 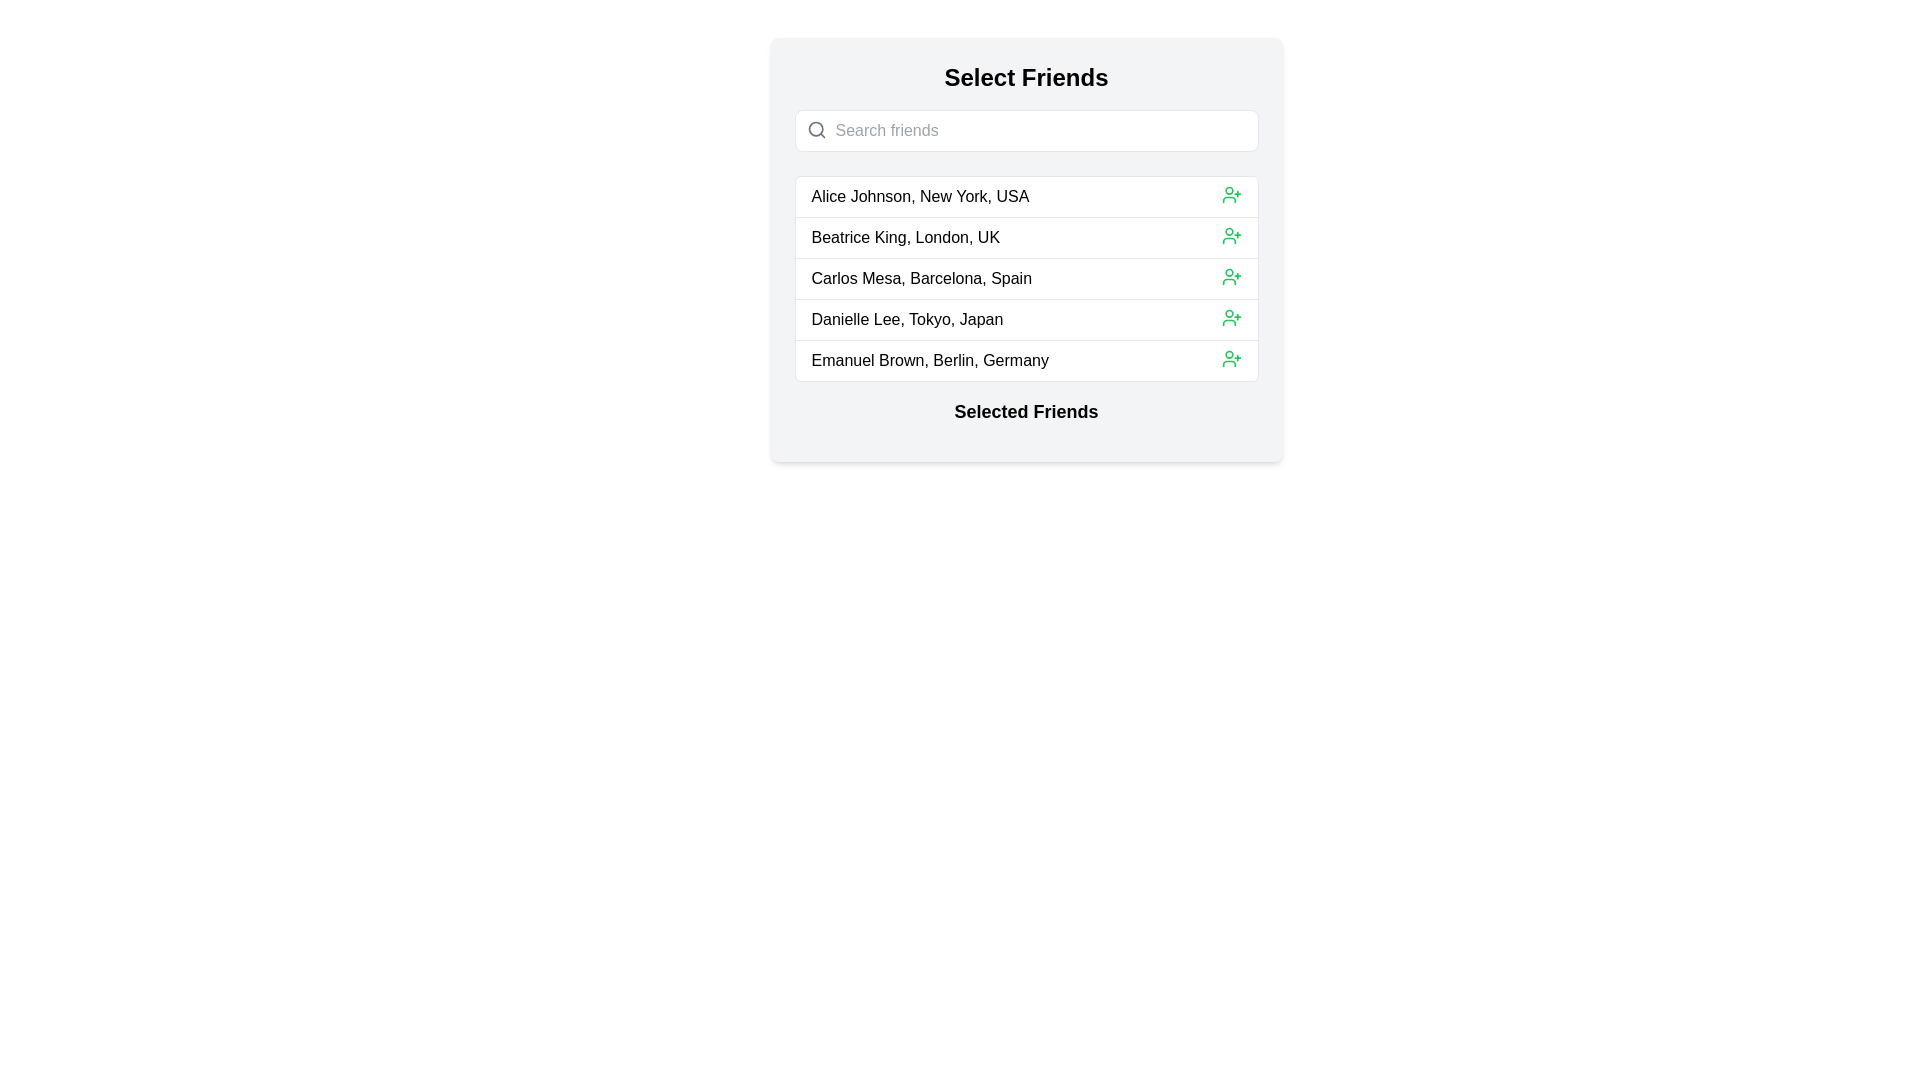 I want to click on the text label displaying 'Danielle Lee, Tokyo, Japan', so click(x=906, y=319).